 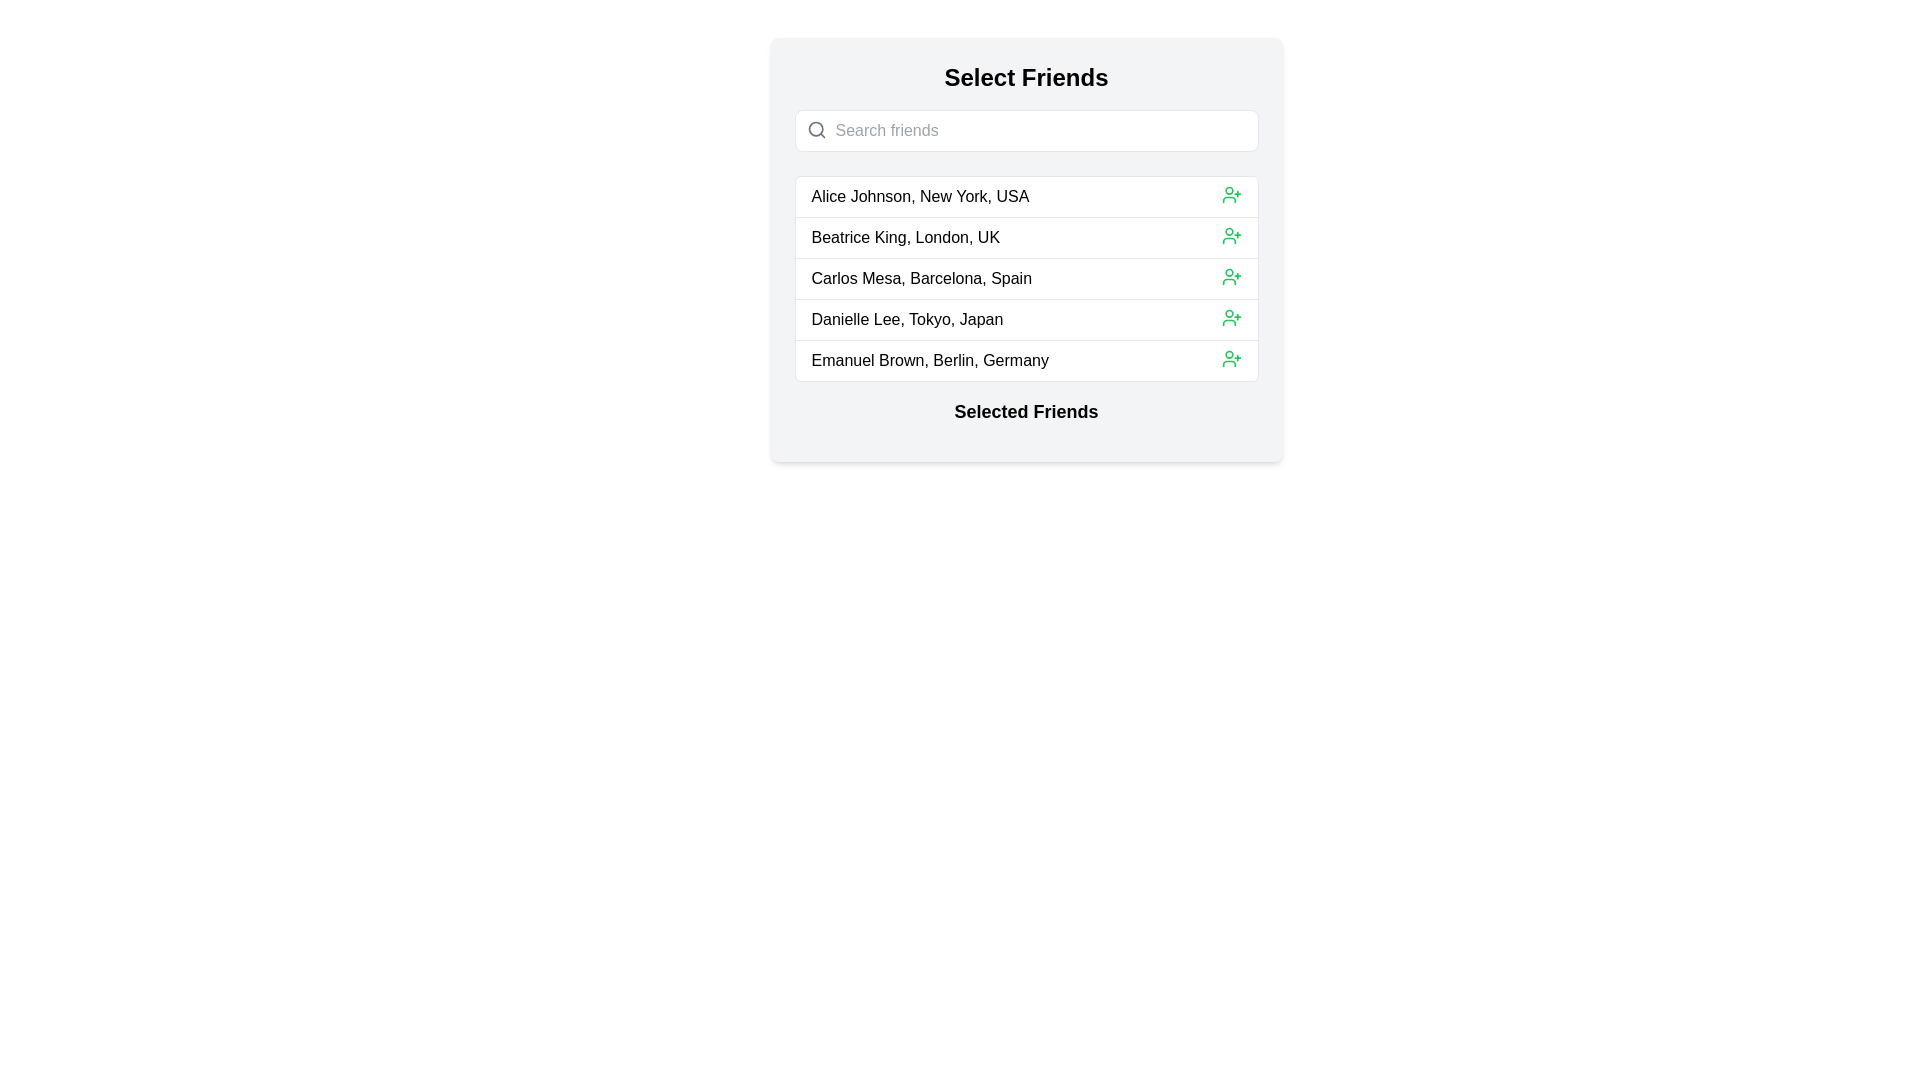 I want to click on the text label displaying 'Danielle Lee, Tokyo, Japan', so click(x=906, y=319).